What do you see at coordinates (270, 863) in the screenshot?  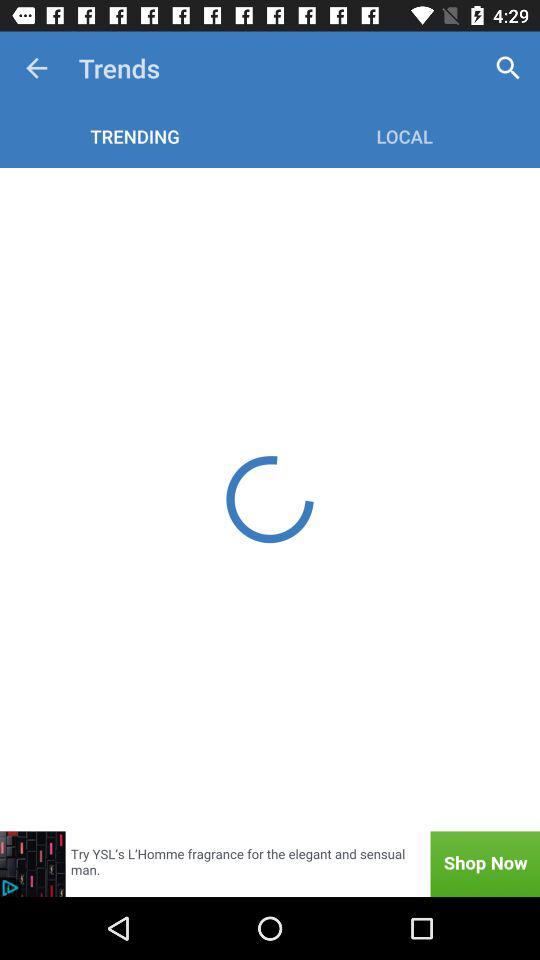 I see `advertisement to shop` at bounding box center [270, 863].